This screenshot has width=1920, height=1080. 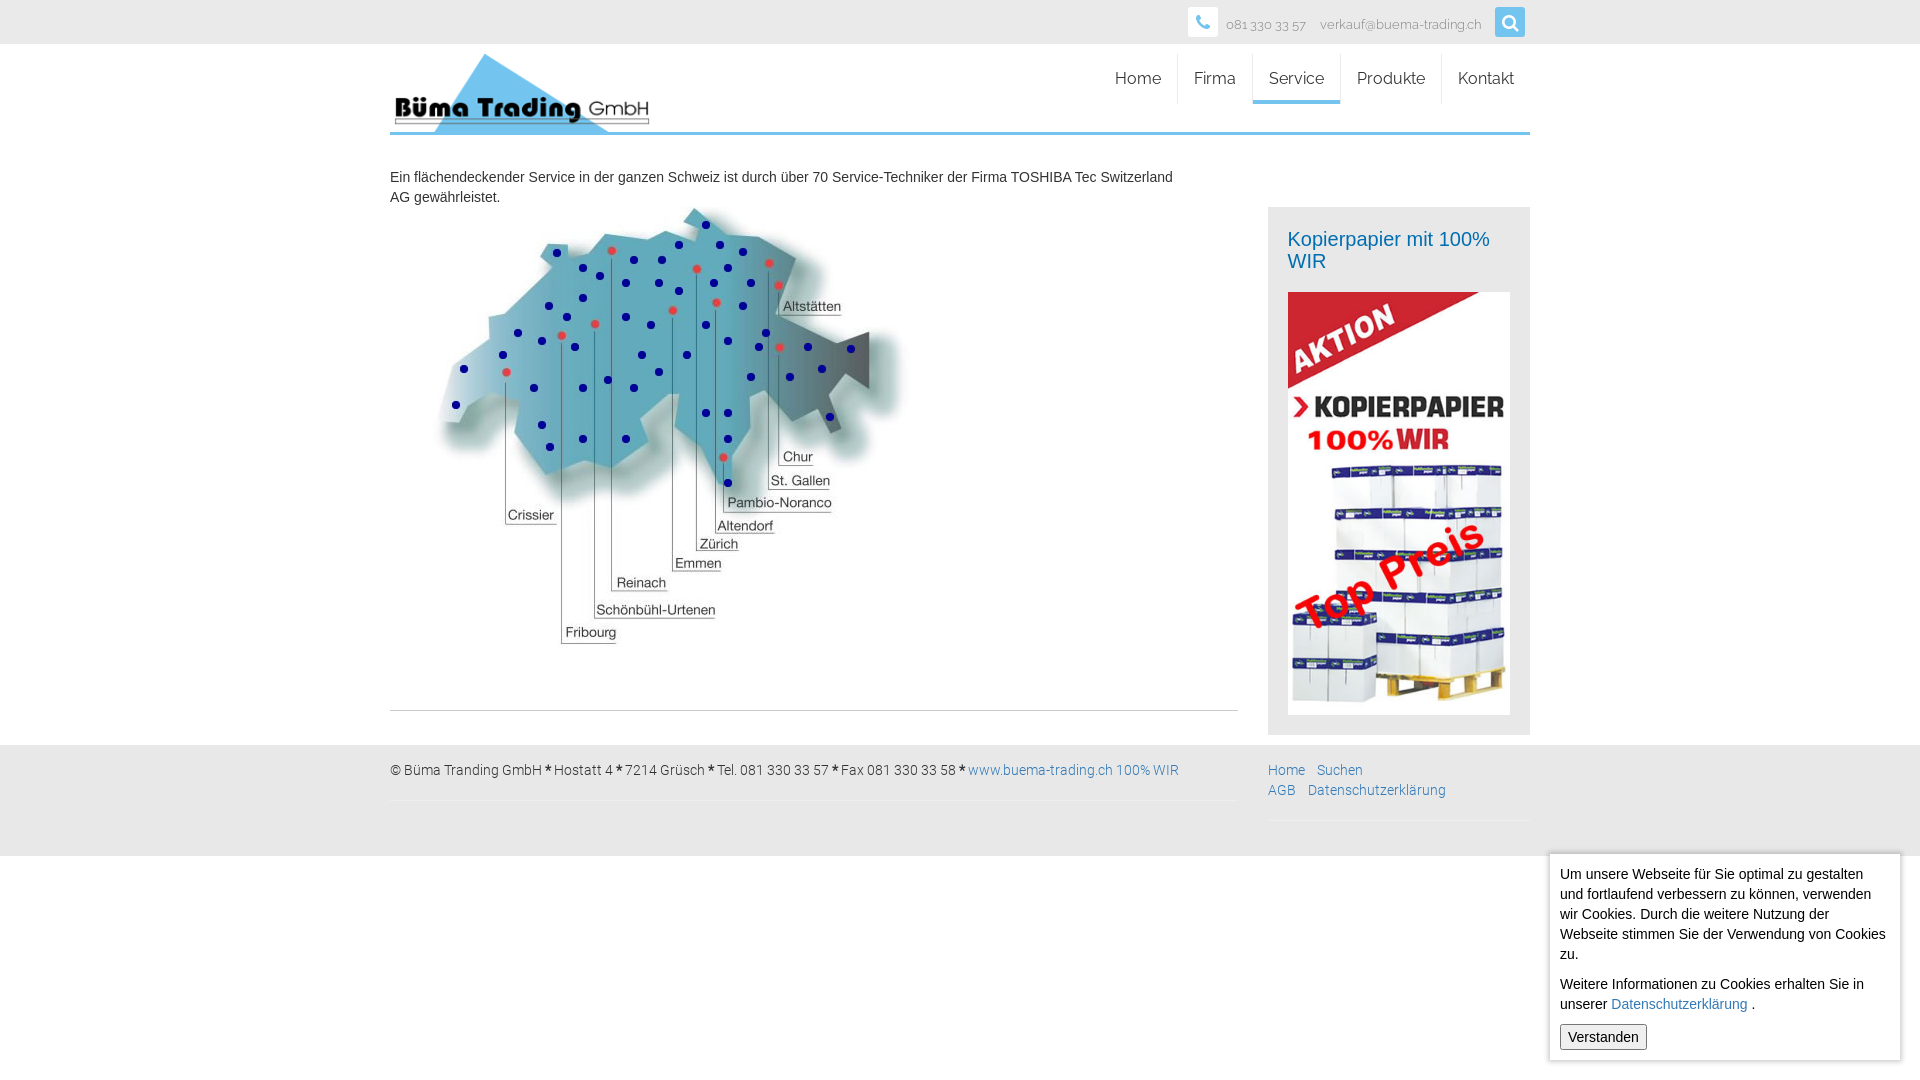 What do you see at coordinates (1320, 25) in the screenshot?
I see `'verkauf@buema-trading.ch'` at bounding box center [1320, 25].